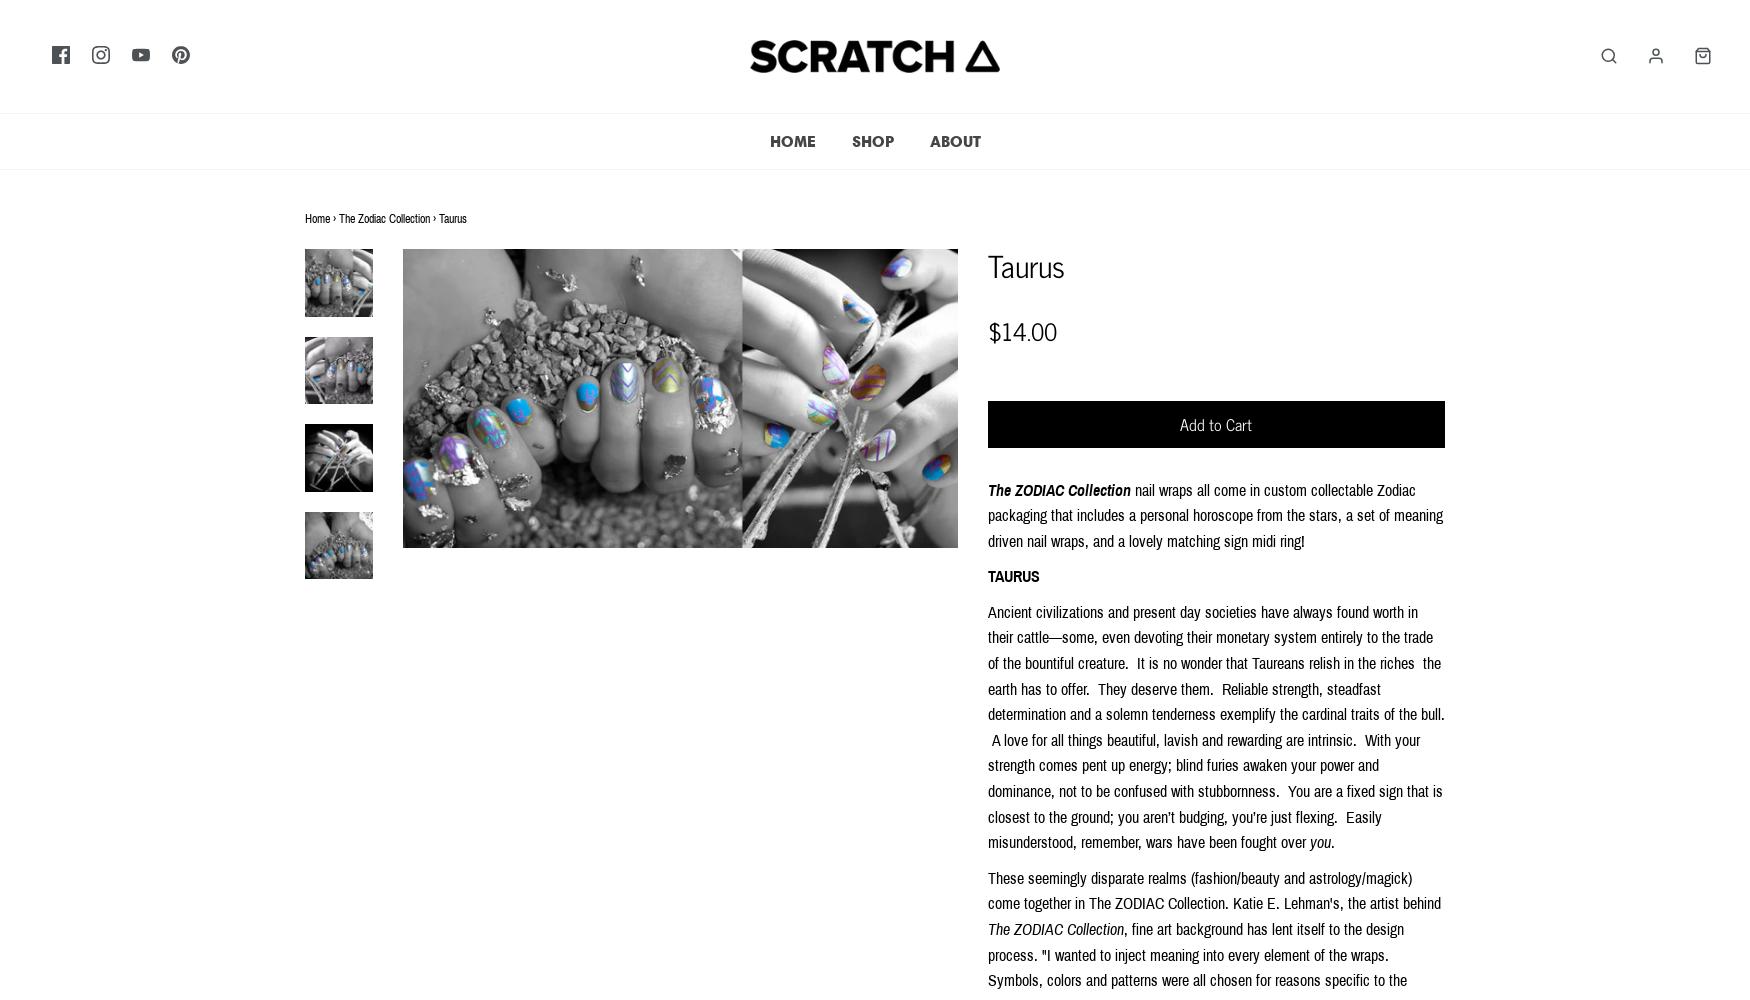 The width and height of the screenshot is (1750, 1000). What do you see at coordinates (791, 140) in the screenshot?
I see `'HOME'` at bounding box center [791, 140].